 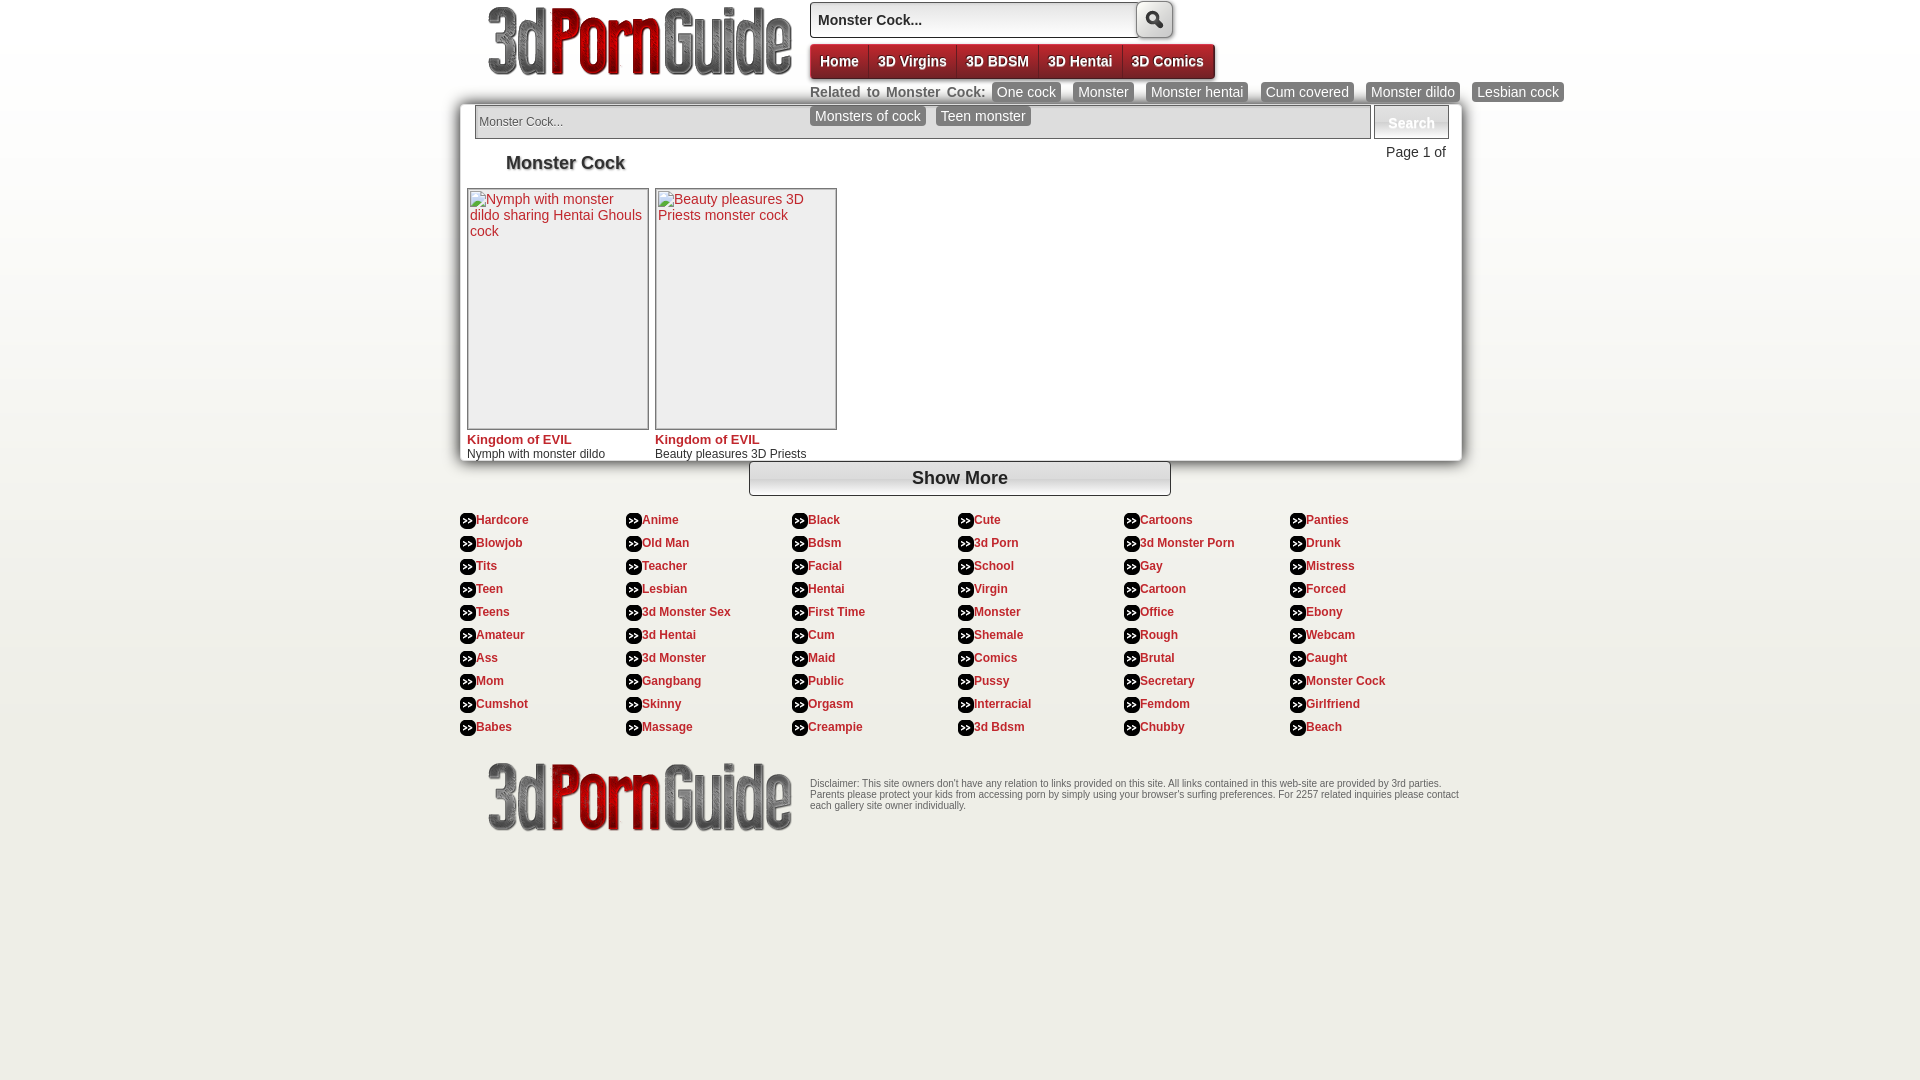 I want to click on 'School', so click(x=993, y=566).